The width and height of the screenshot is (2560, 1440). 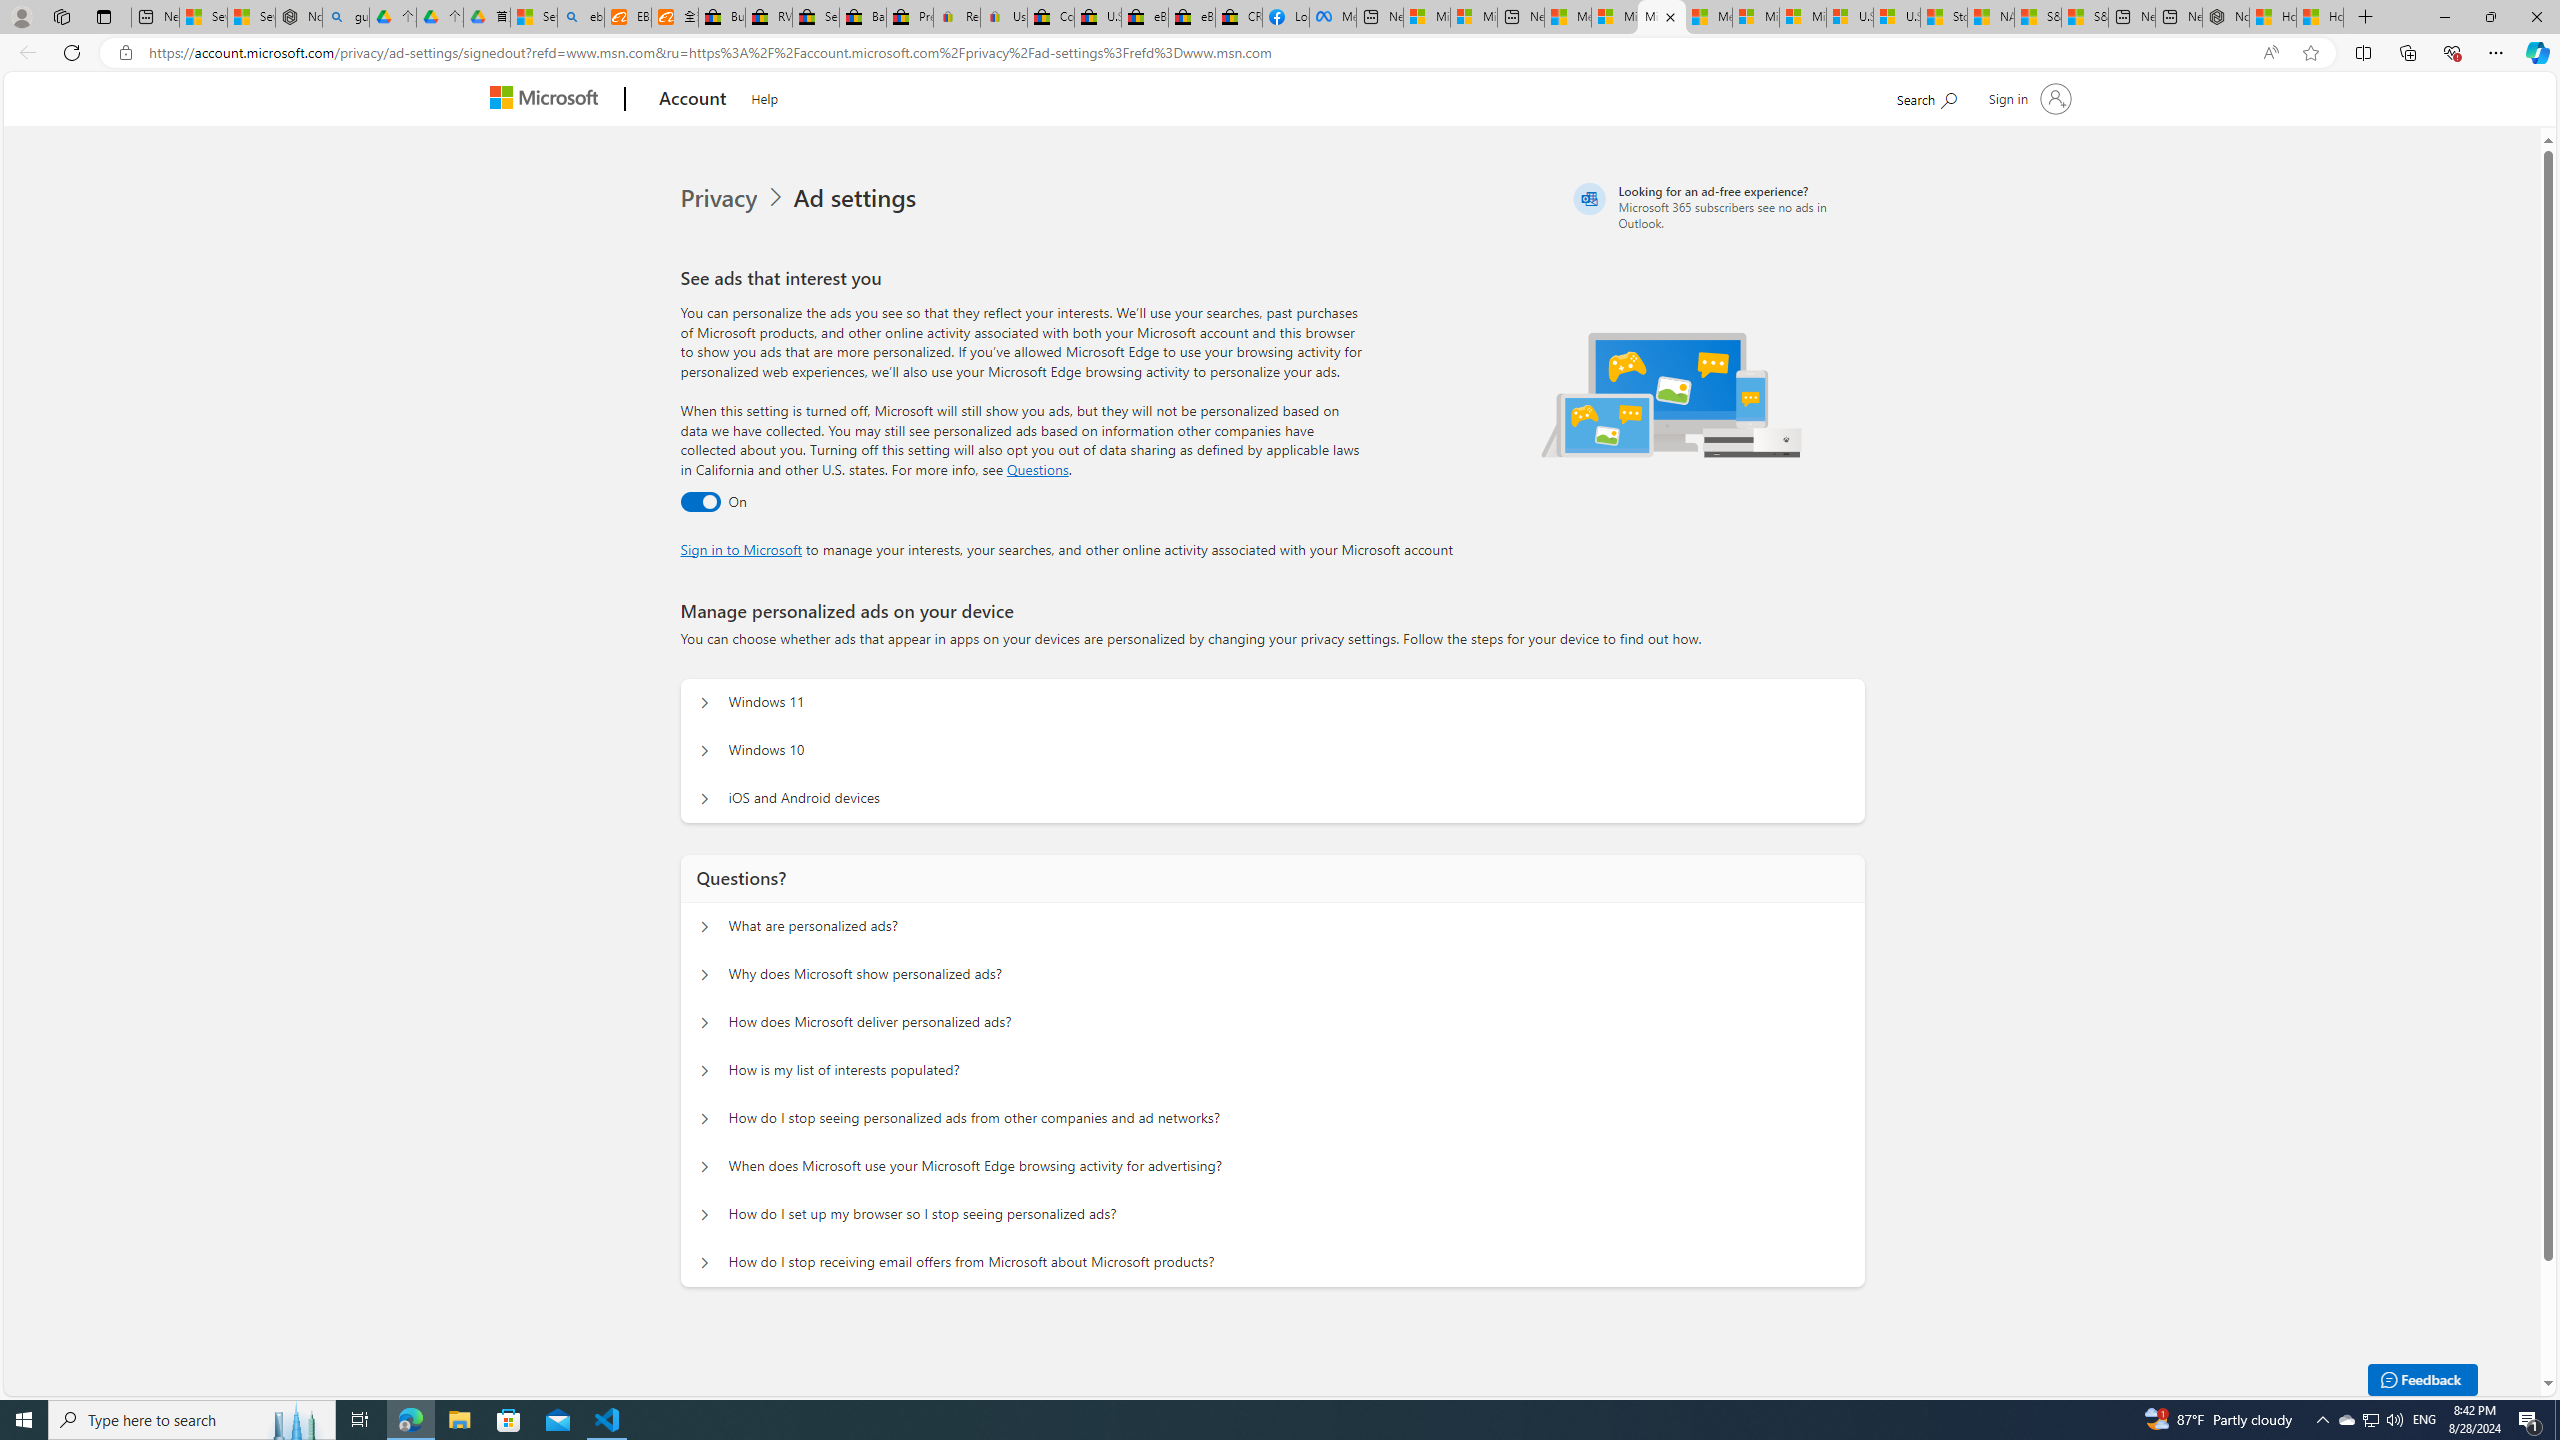 I want to click on 'Register: Create a personal eBay account', so click(x=955, y=16).